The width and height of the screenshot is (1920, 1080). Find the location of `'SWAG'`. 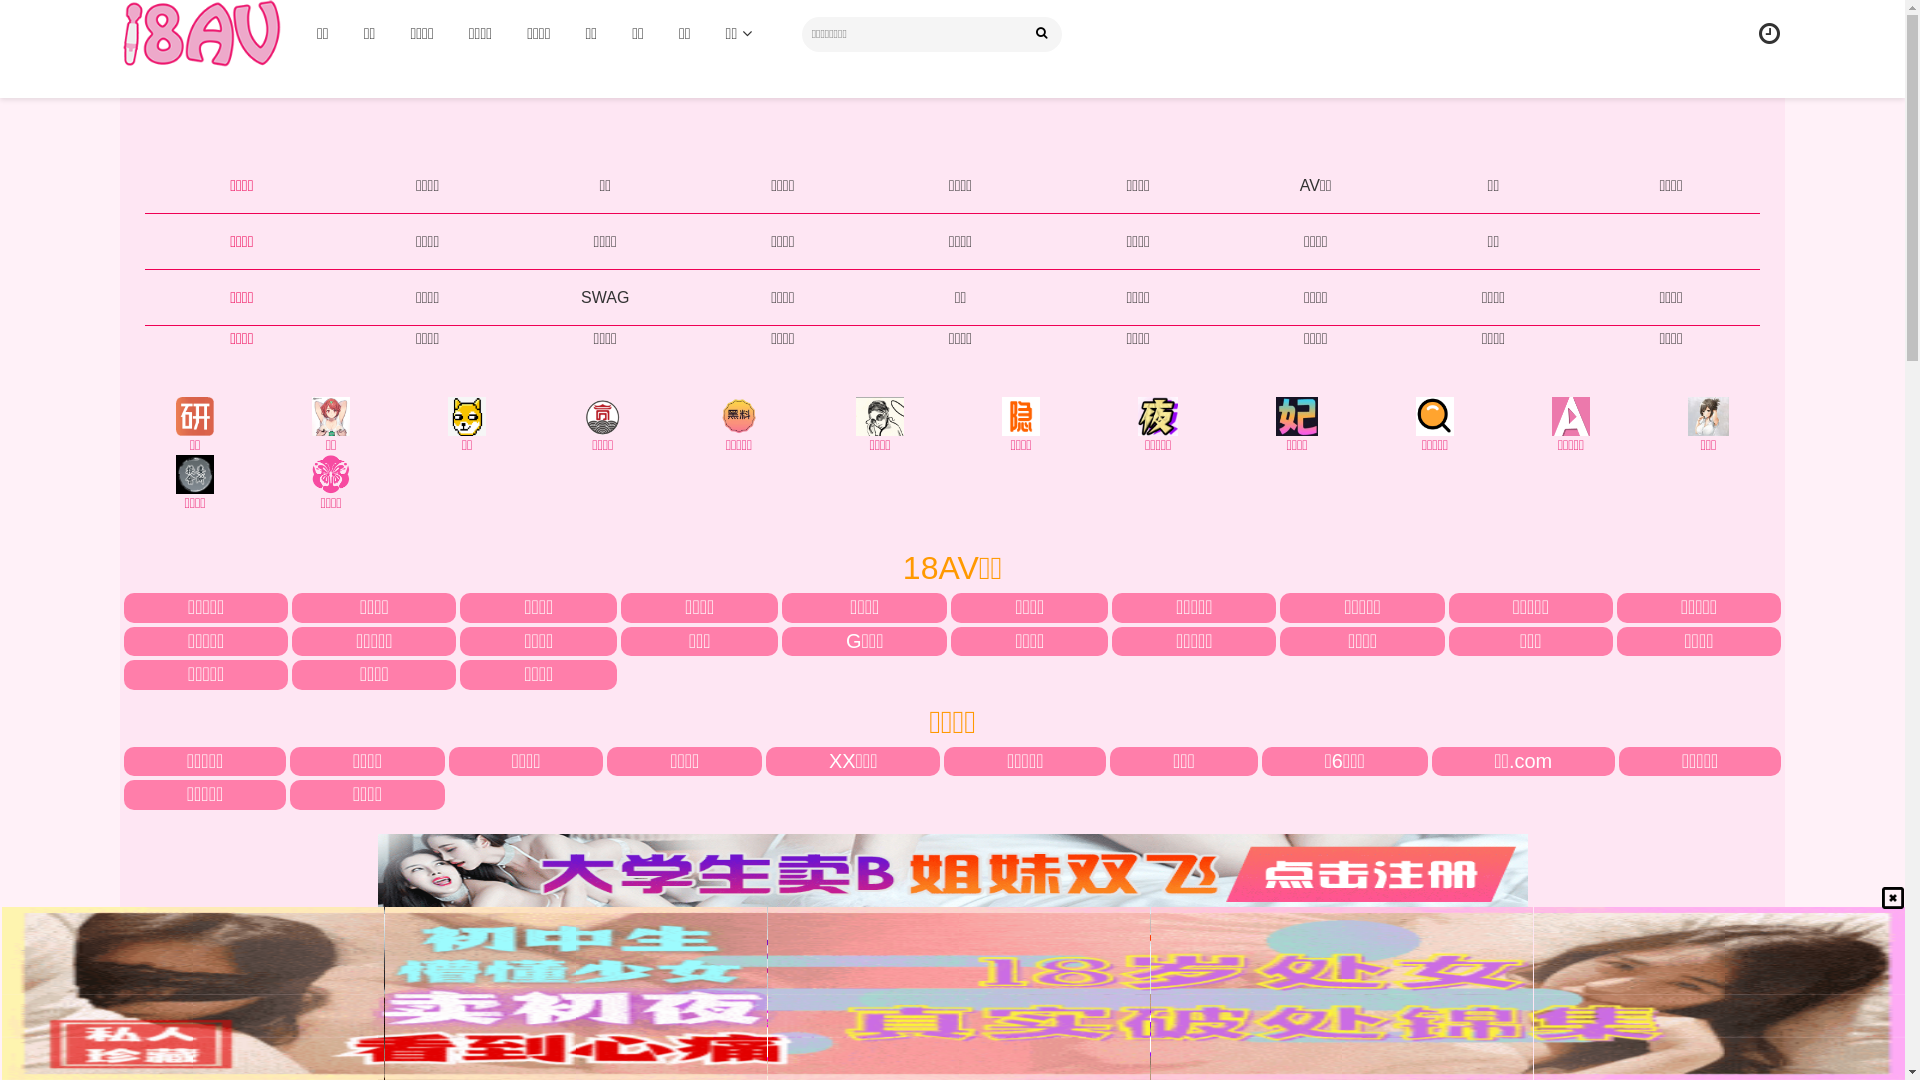

'SWAG' is located at coordinates (603, 297).